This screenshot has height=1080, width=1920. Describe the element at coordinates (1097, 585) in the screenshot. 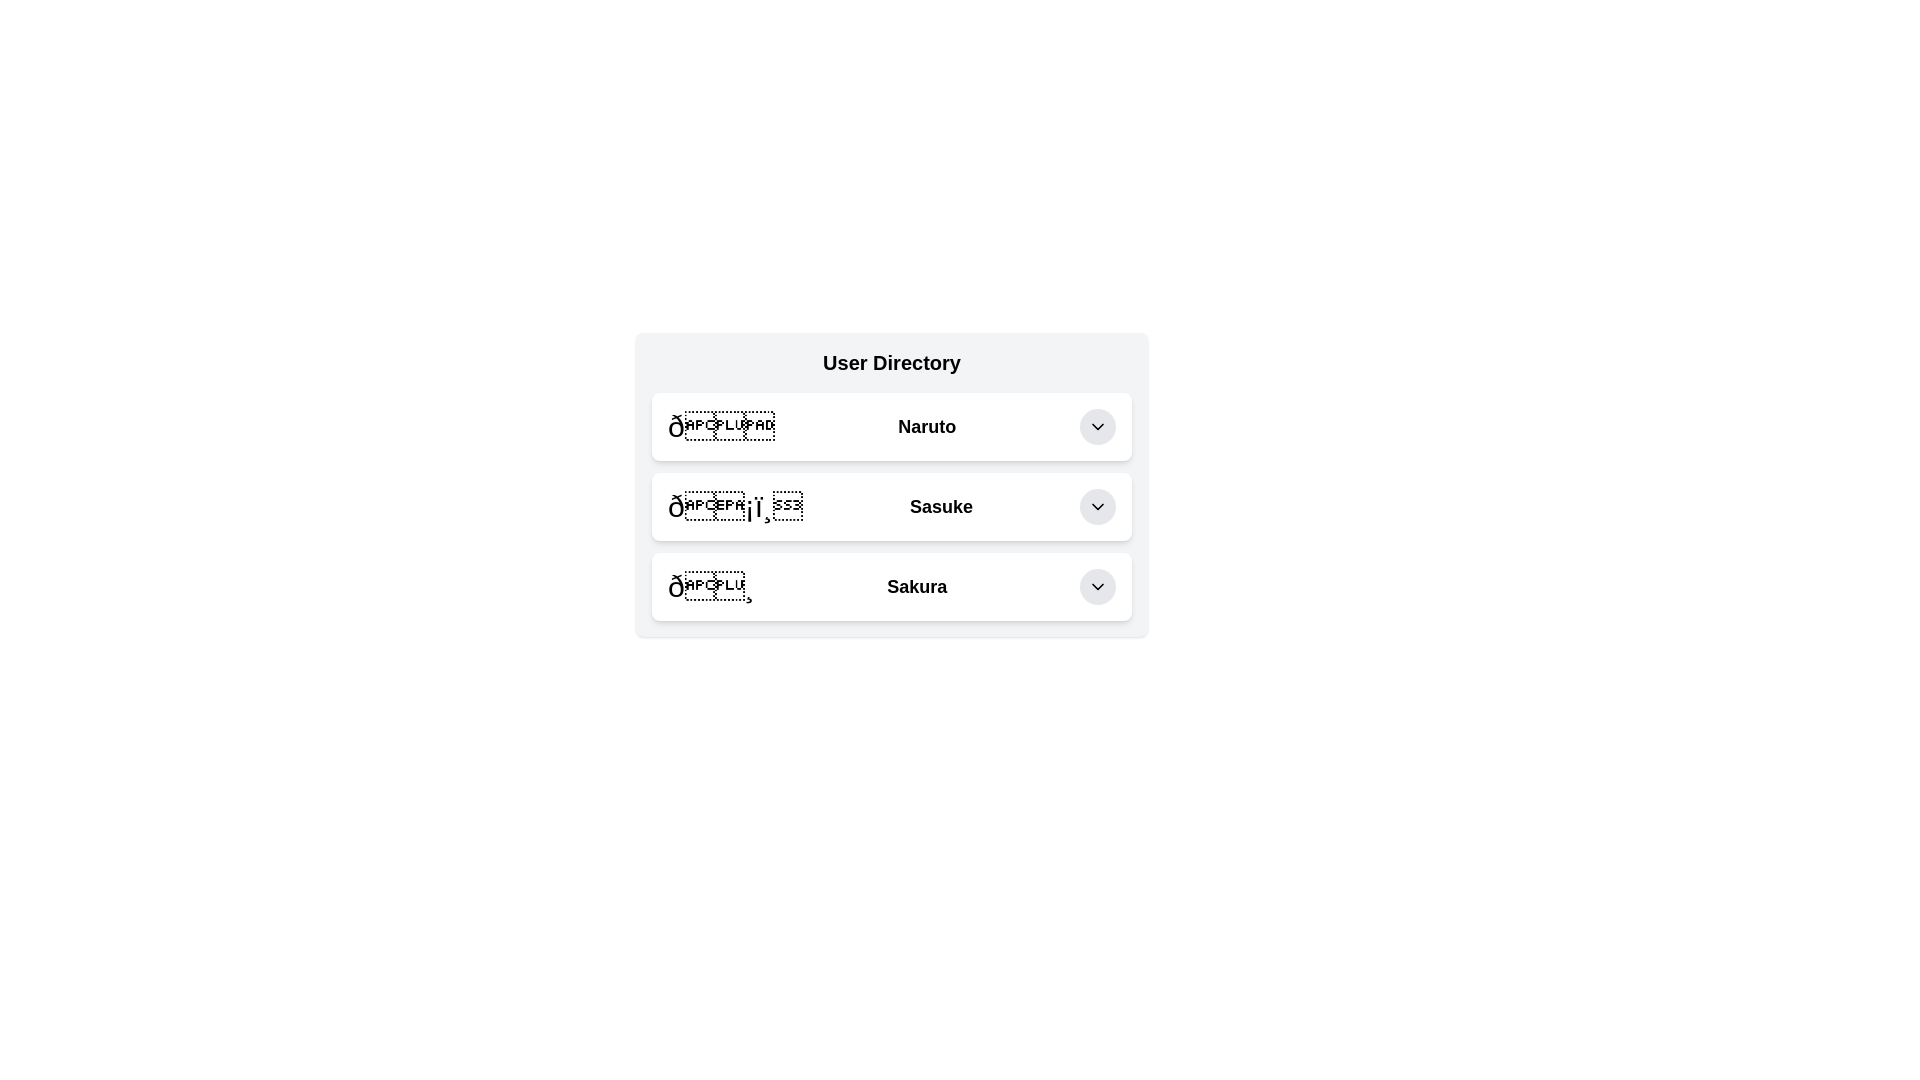

I see `the chevron-down icon within the button located to the right of the 'Sakura' text label in the 'User Directory' section` at that location.